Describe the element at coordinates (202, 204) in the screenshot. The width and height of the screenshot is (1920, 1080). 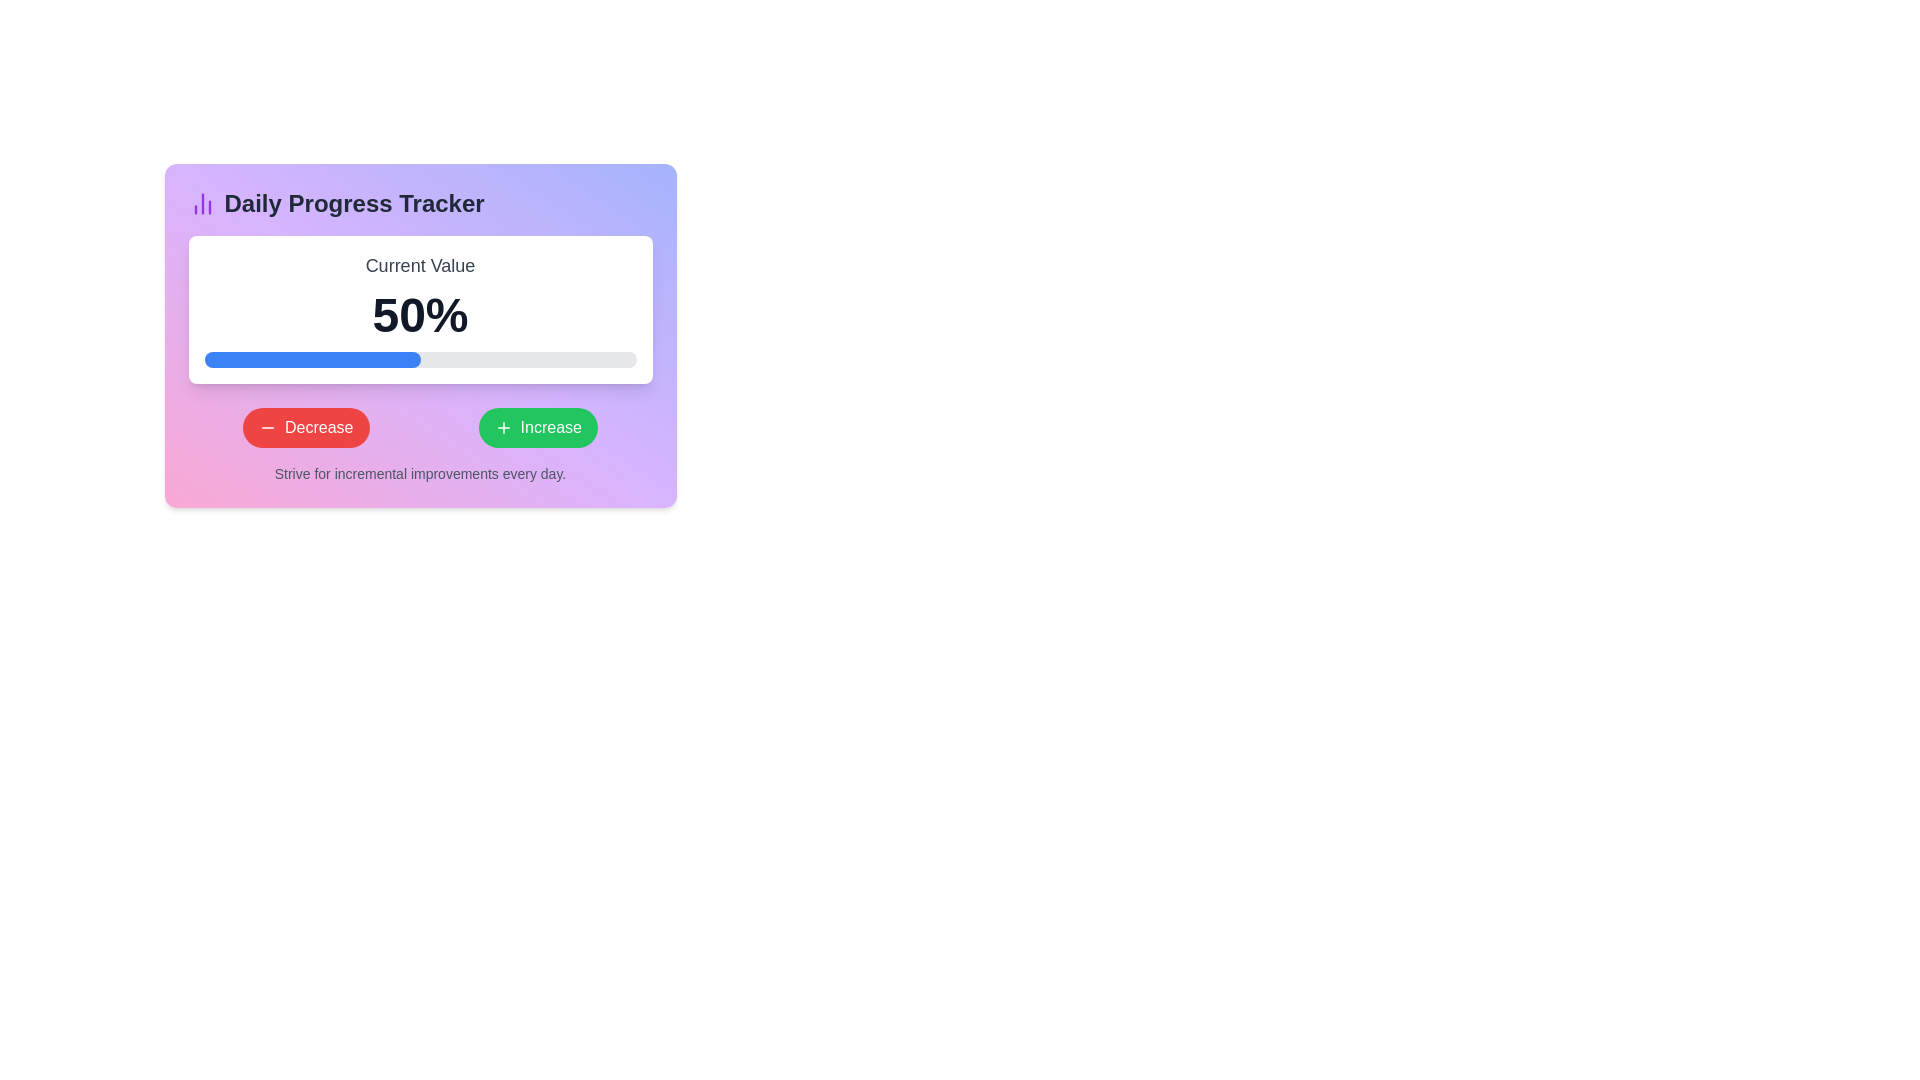
I see `the Icon that visually represents the 'Daily Progress Tracker', located in the top-left area of the header section` at that location.